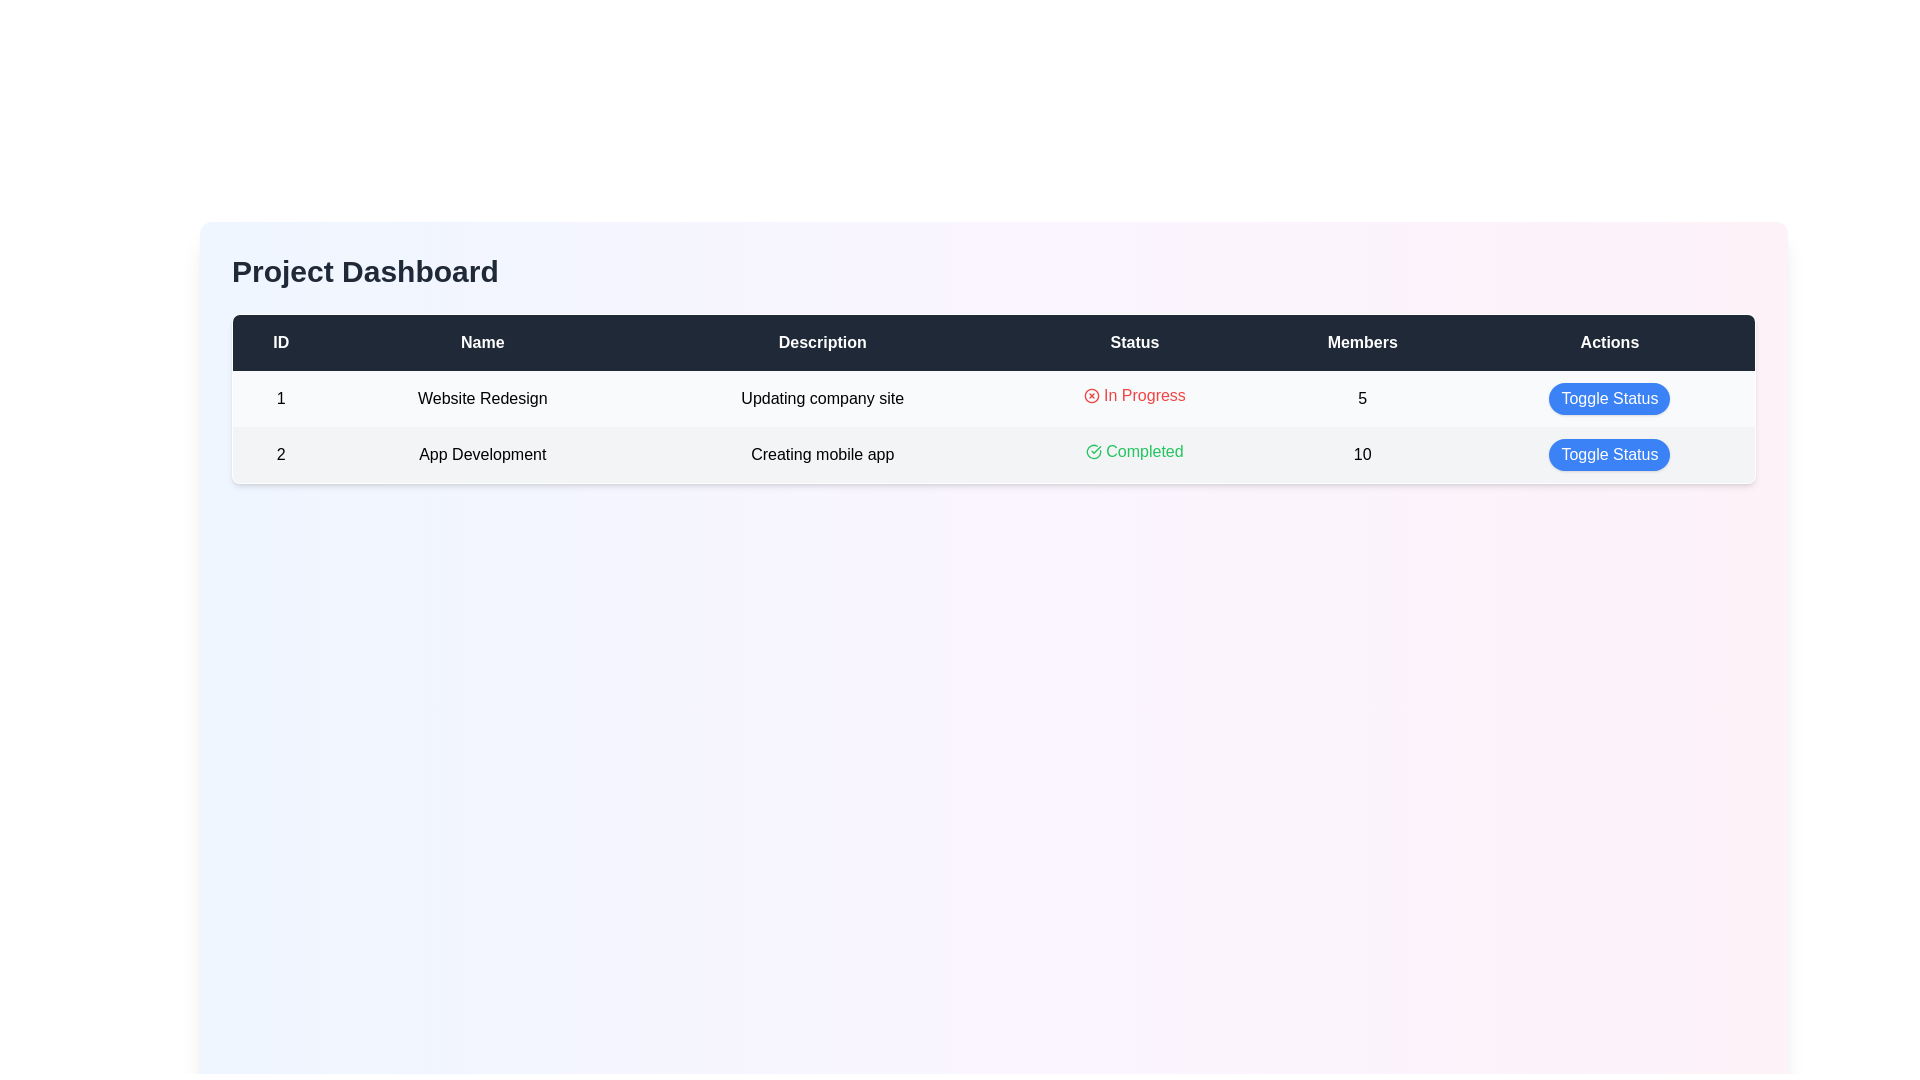 This screenshot has height=1080, width=1920. I want to click on the 'Actions' text label located in the top row of the table header, which is the rightmost position adjacent to the 'Members' column, so click(1610, 341).